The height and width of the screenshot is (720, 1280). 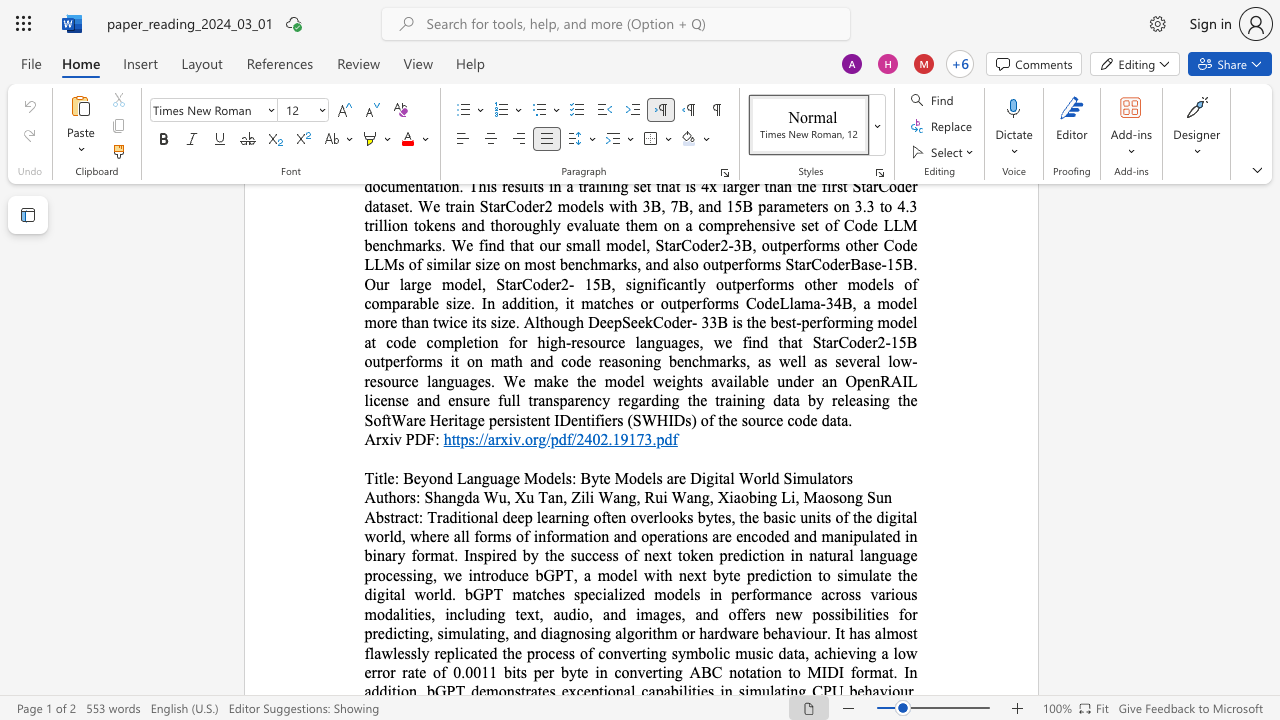 What do you see at coordinates (771, 478) in the screenshot?
I see `the space between the continuous character "l" and "d" in the text` at bounding box center [771, 478].